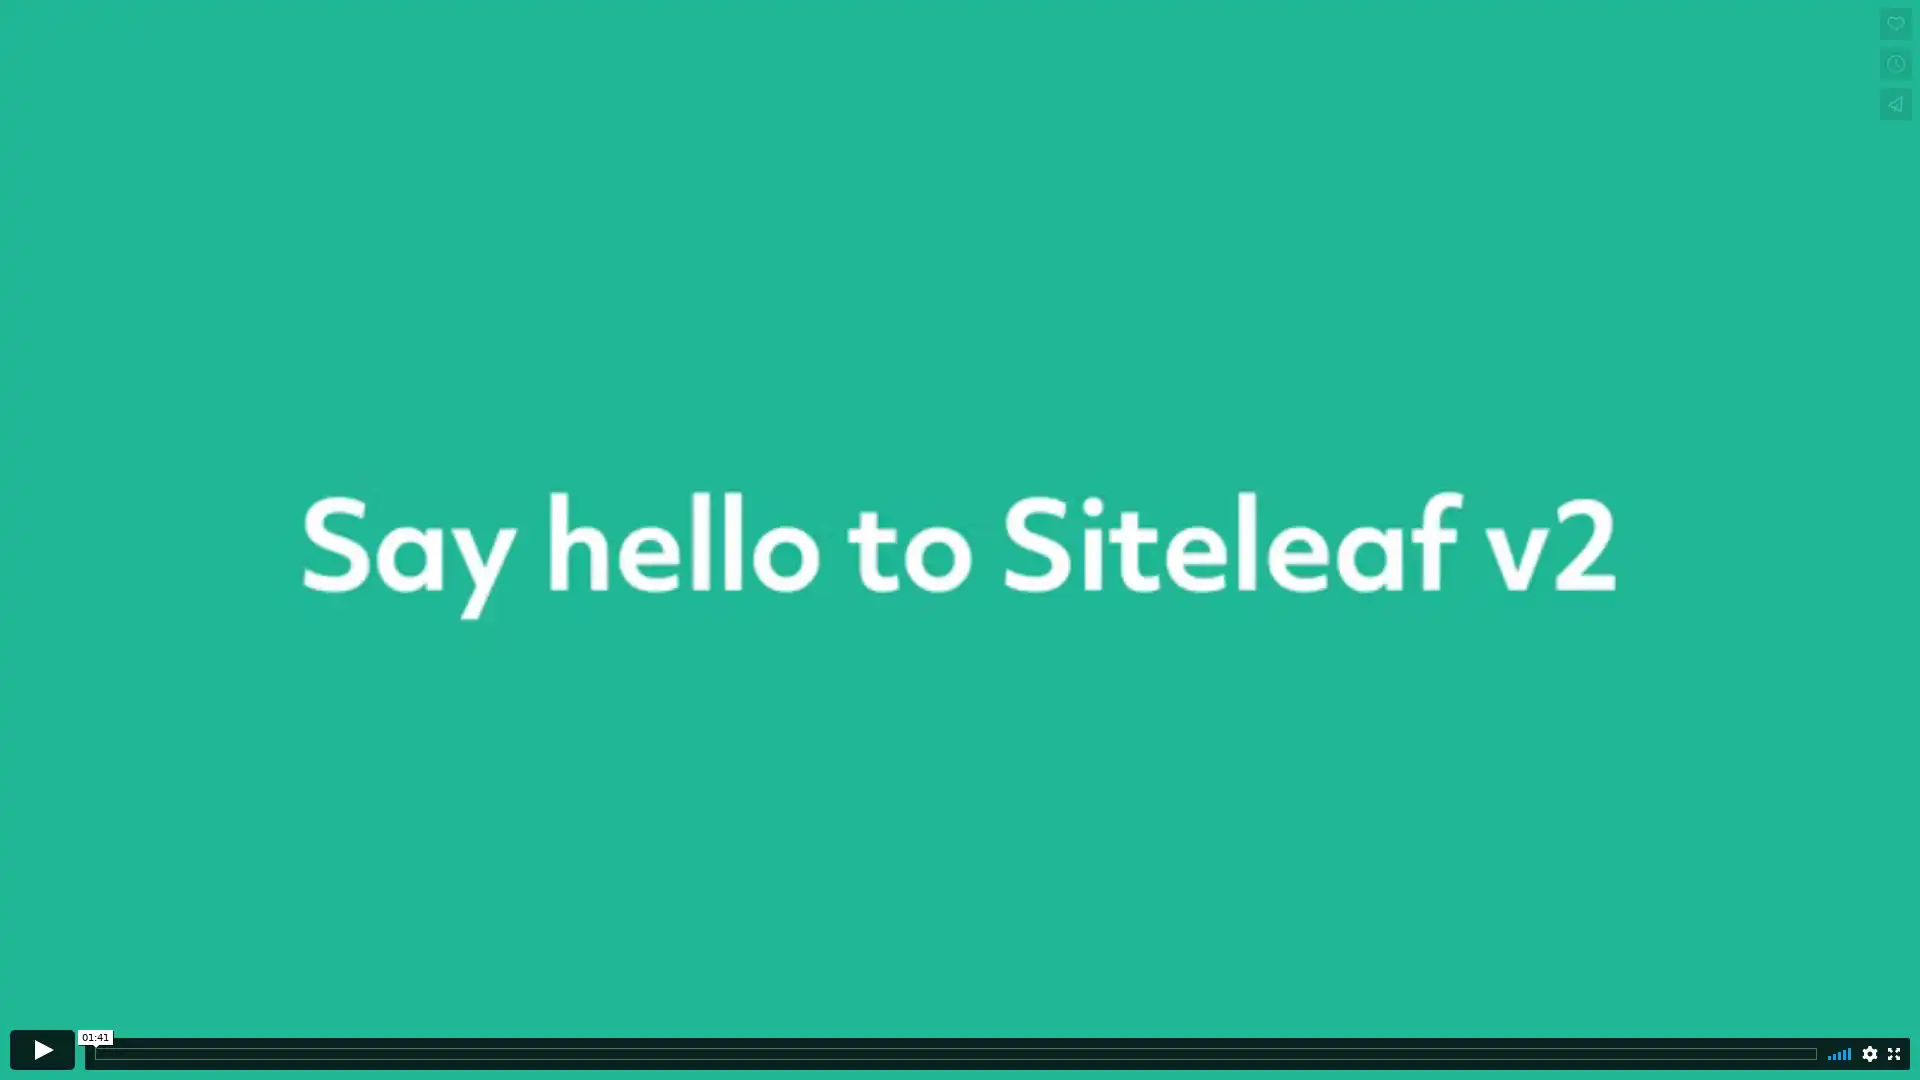  Describe the element at coordinates (1895, 104) in the screenshot. I see `Share` at that location.